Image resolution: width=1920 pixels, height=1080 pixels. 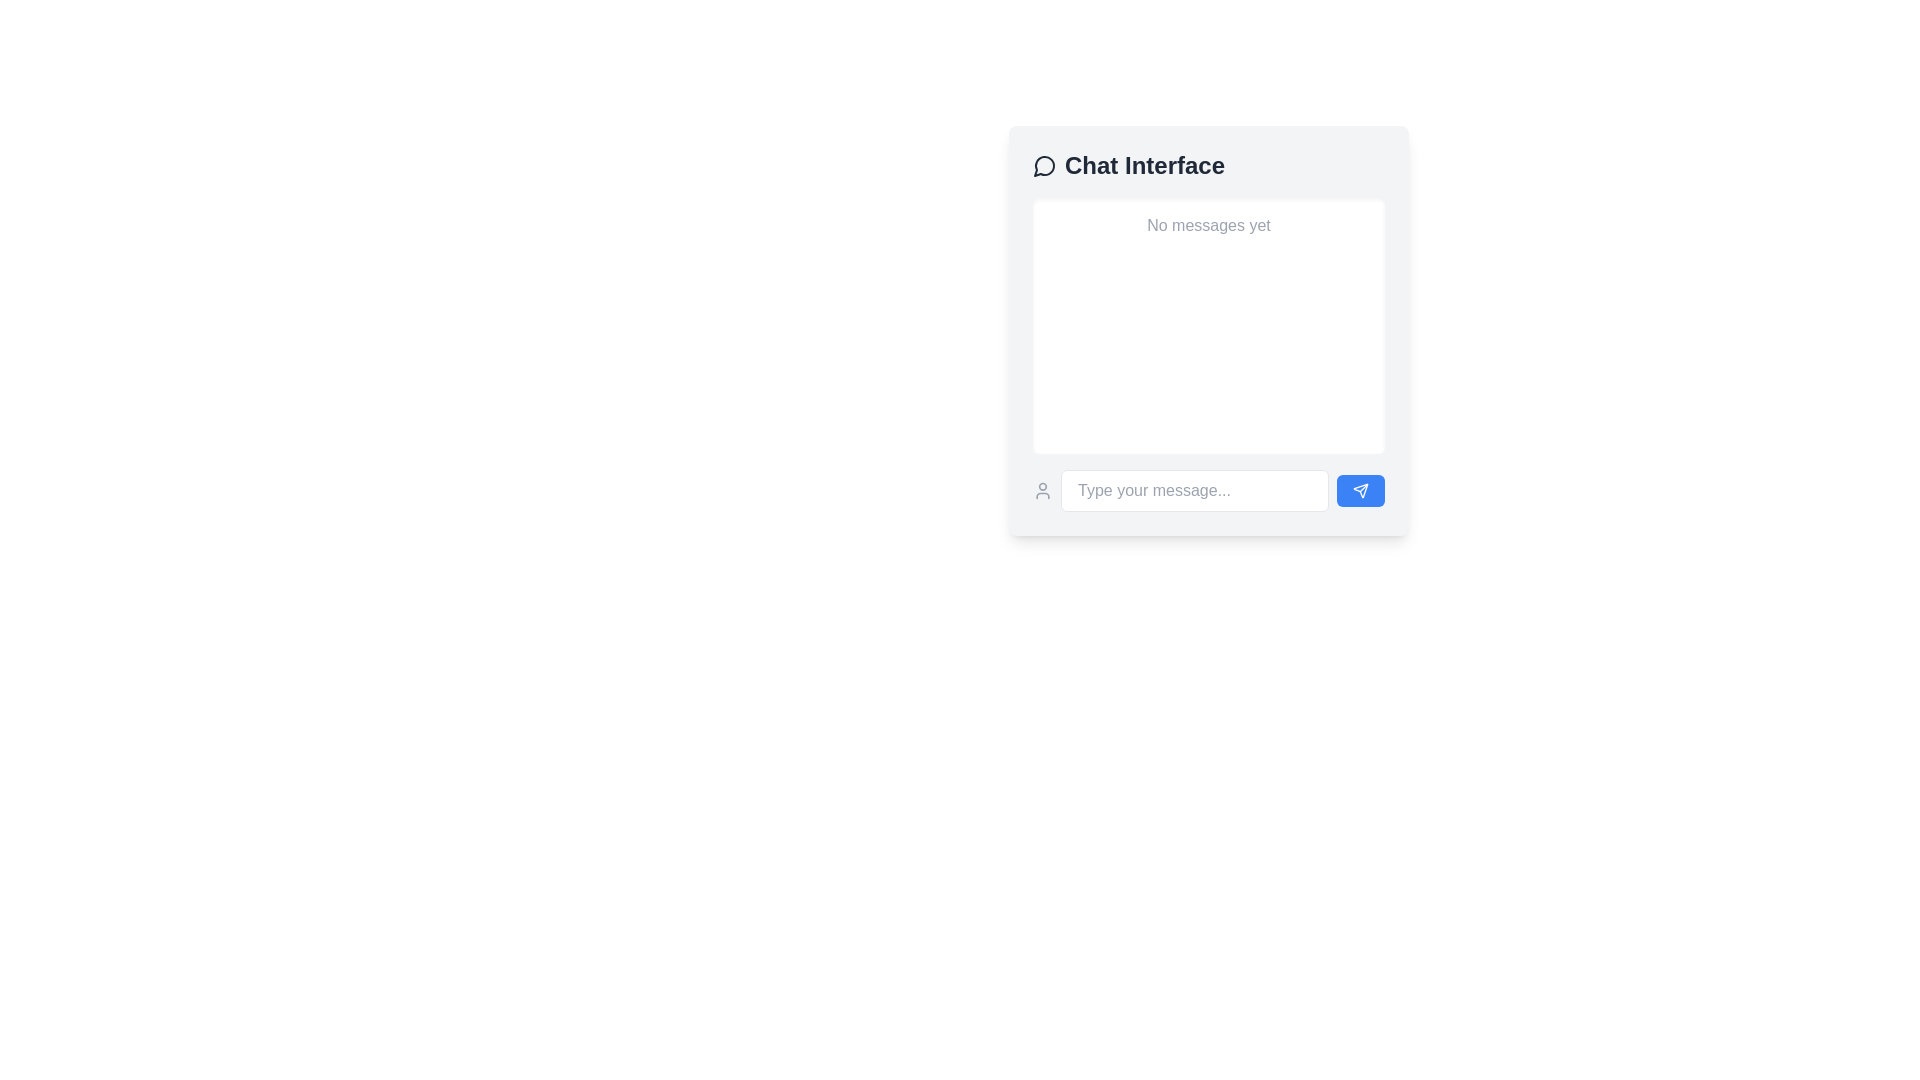 I want to click on the submit button located at the bottom-right corner of the chat interface, so click(x=1360, y=490).